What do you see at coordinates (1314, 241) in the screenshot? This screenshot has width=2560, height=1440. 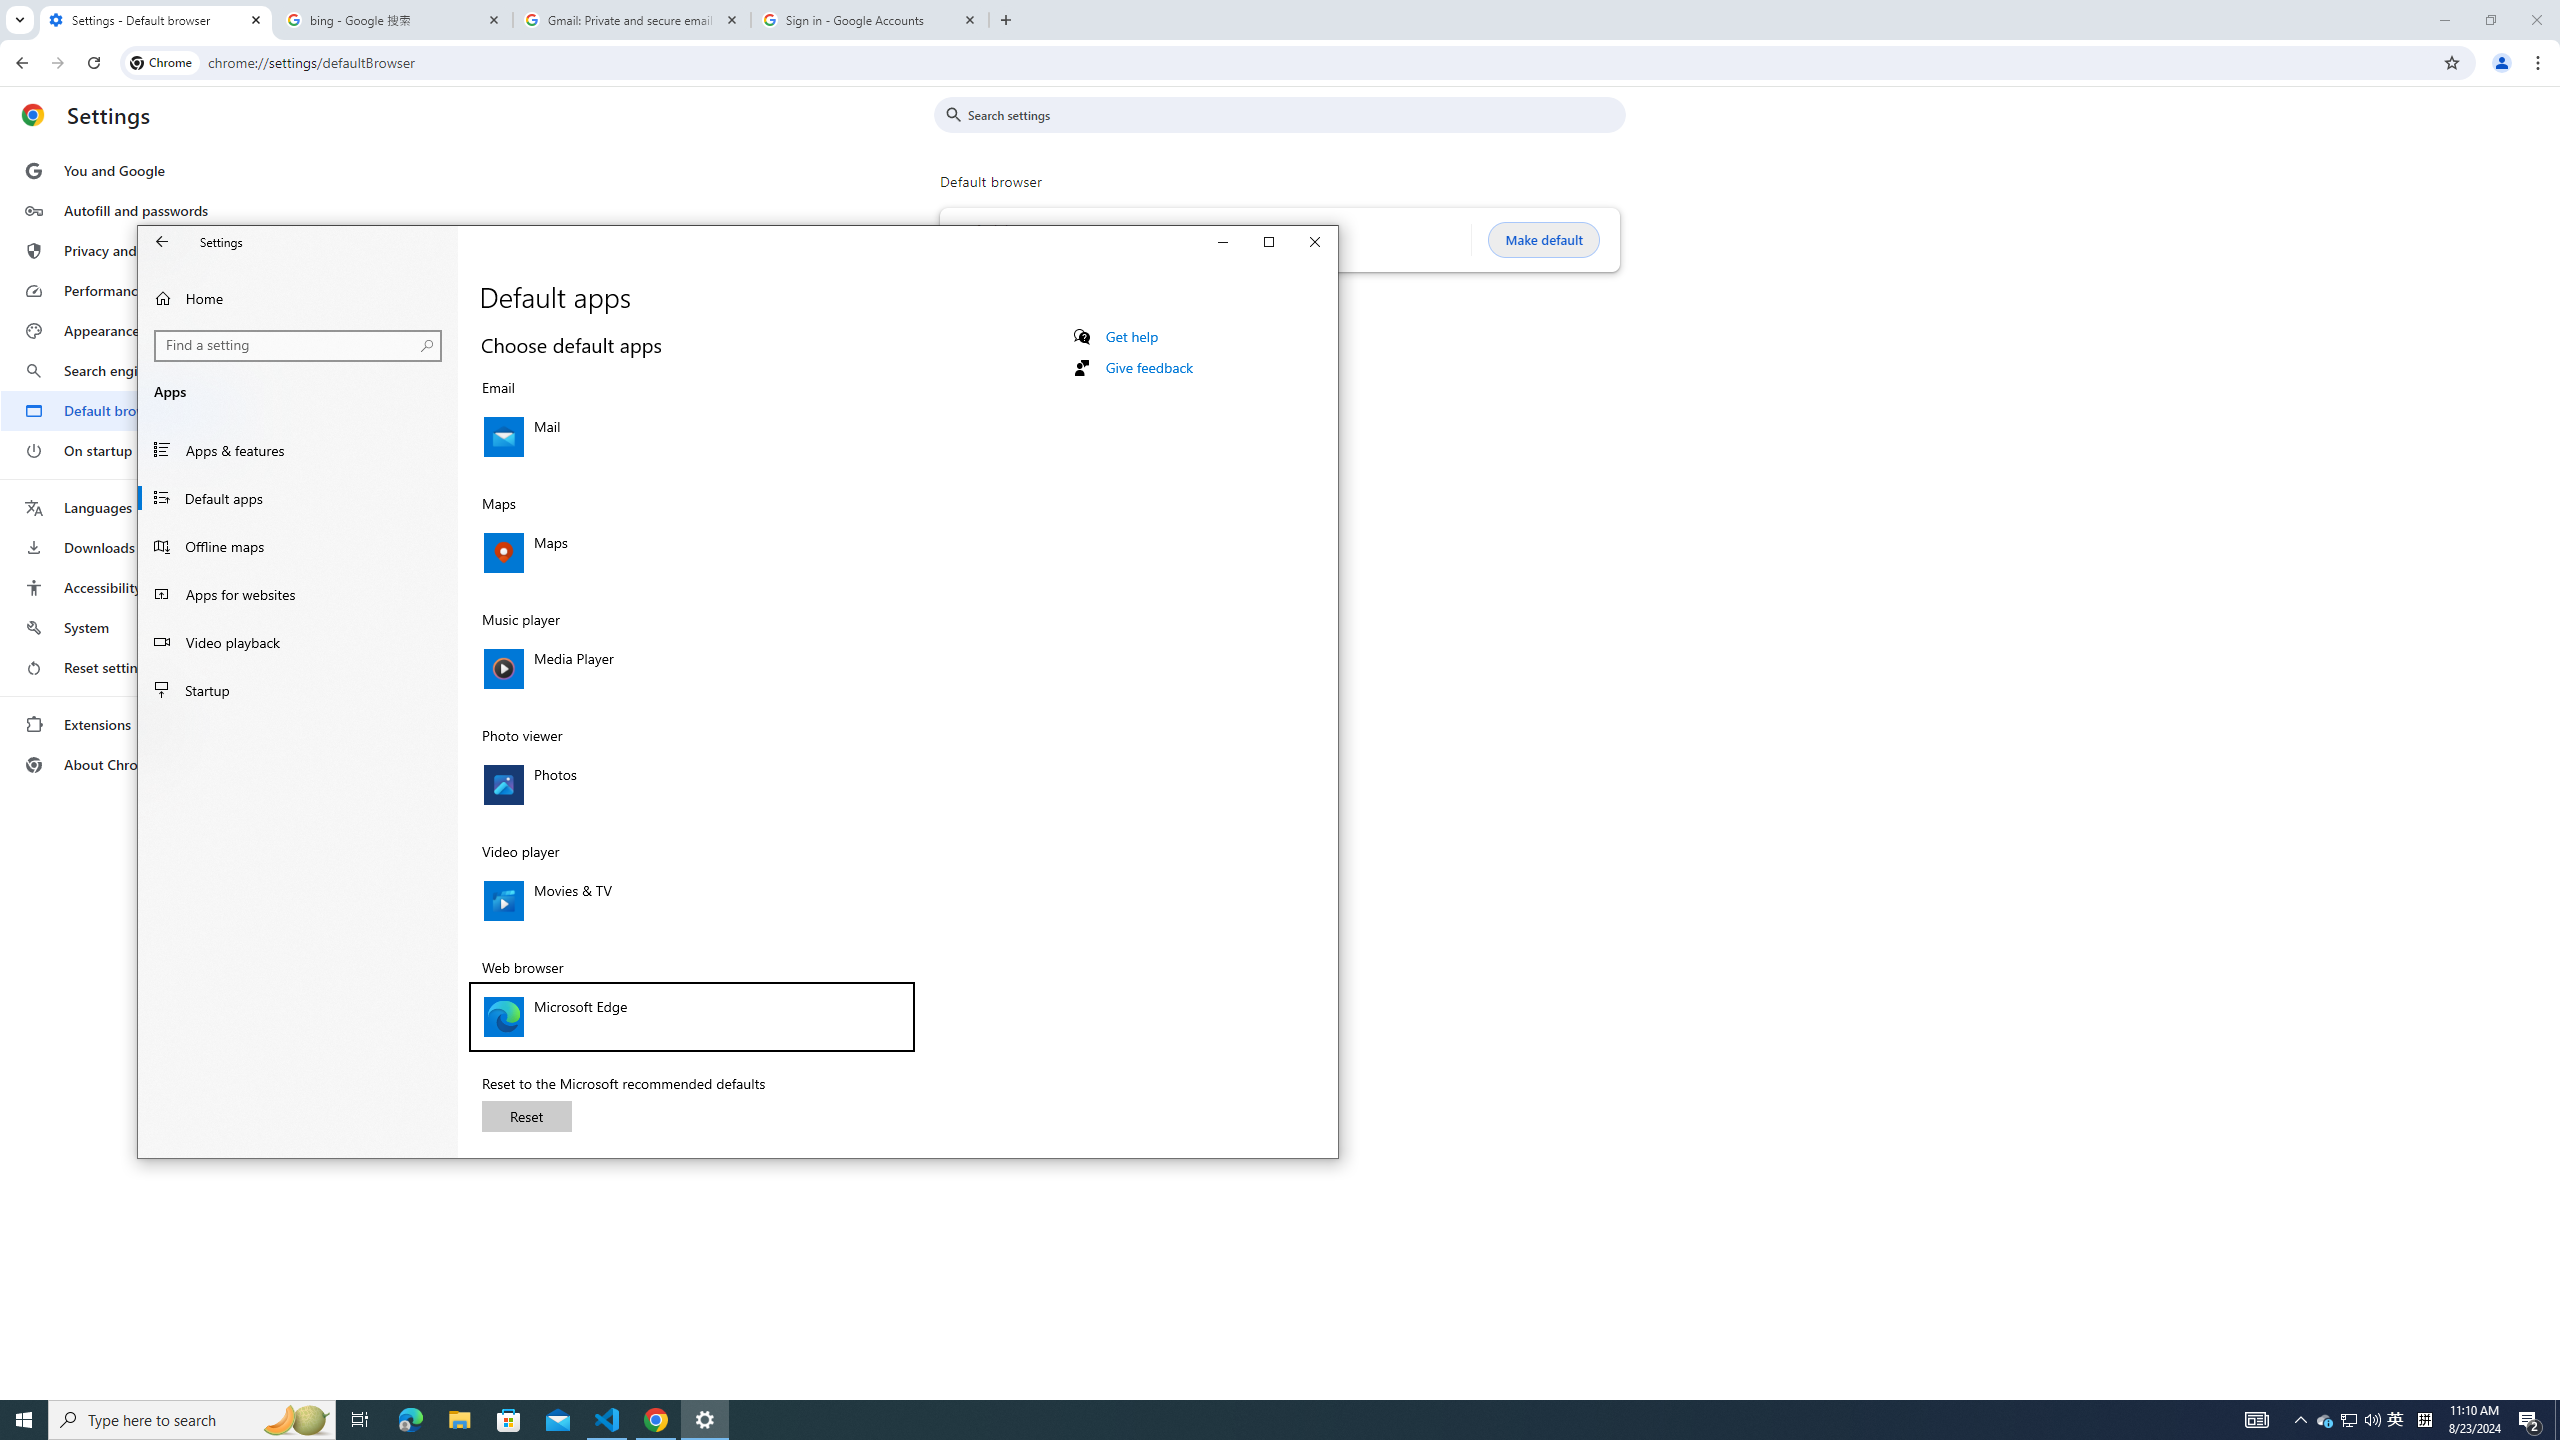 I see `'Close Settings'` at bounding box center [1314, 241].